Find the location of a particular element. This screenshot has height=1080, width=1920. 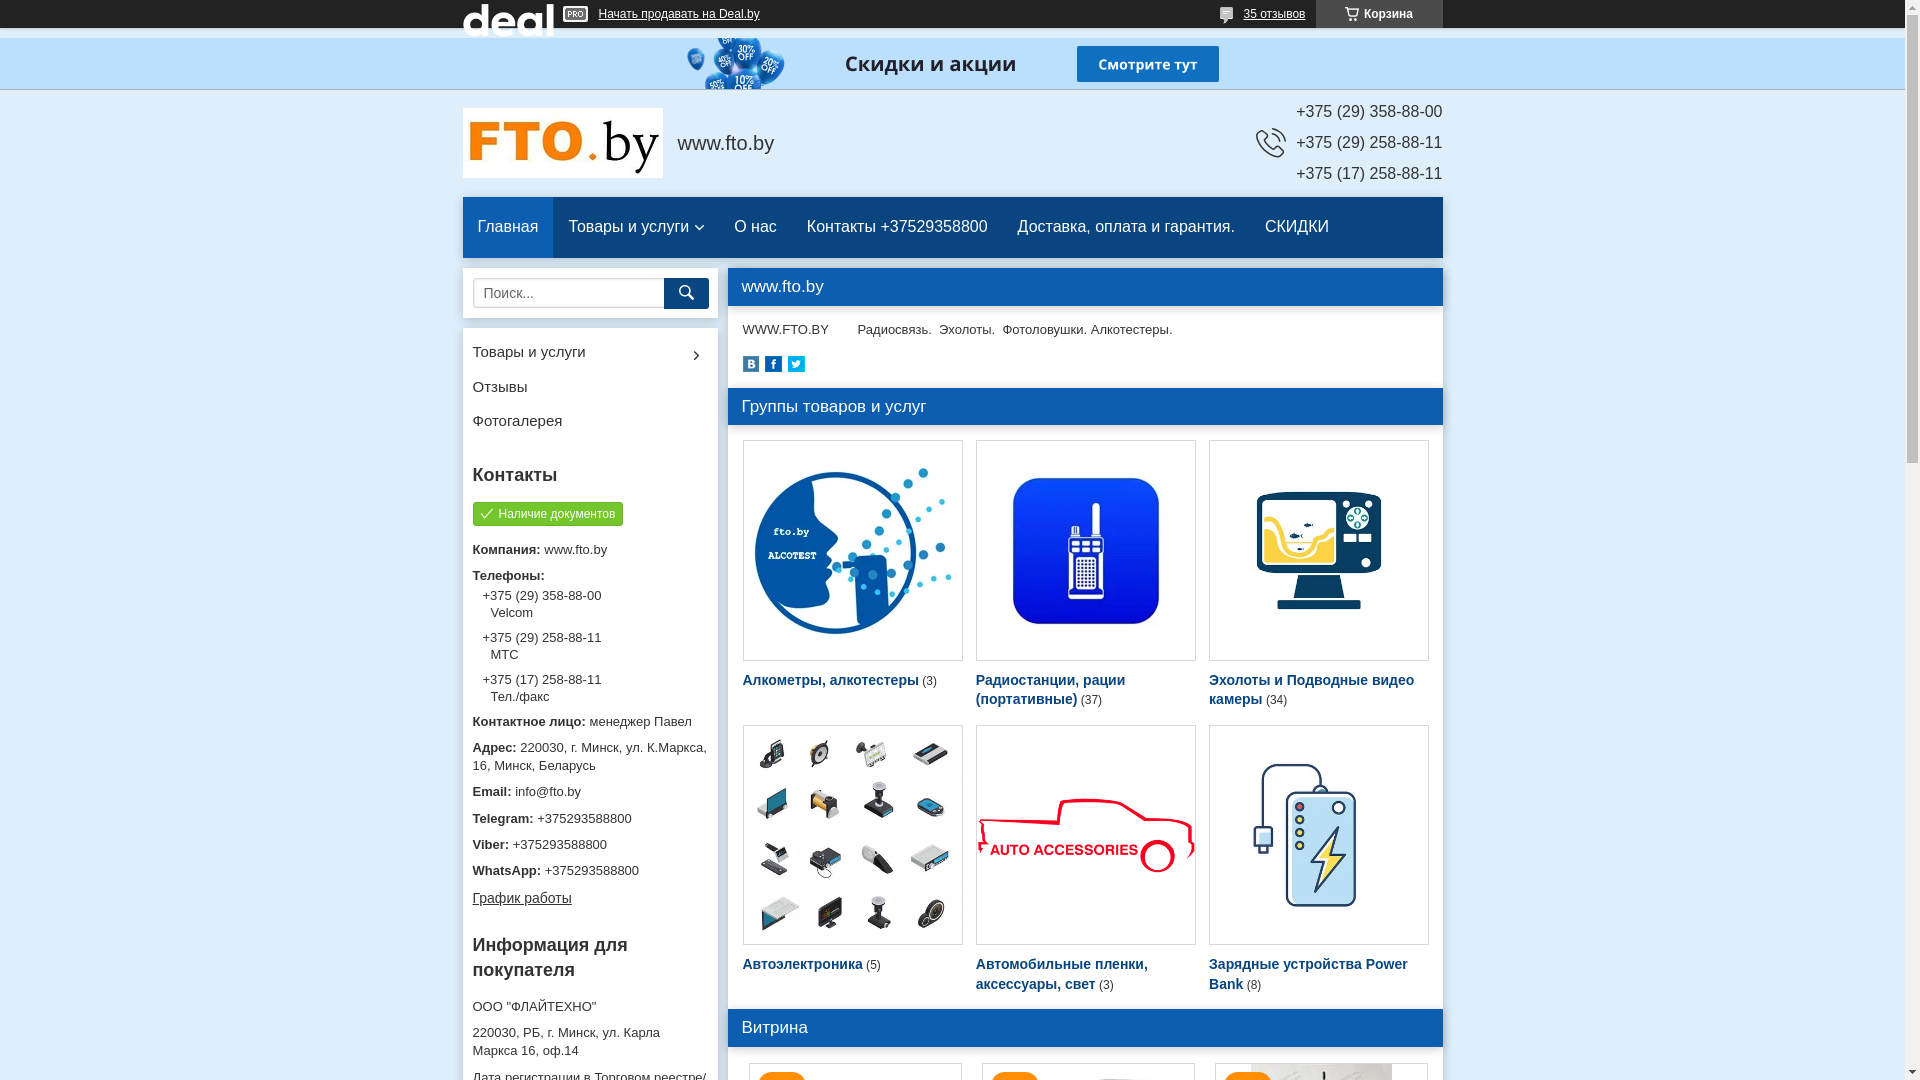

'info@fto.by' is located at coordinates (588, 790).